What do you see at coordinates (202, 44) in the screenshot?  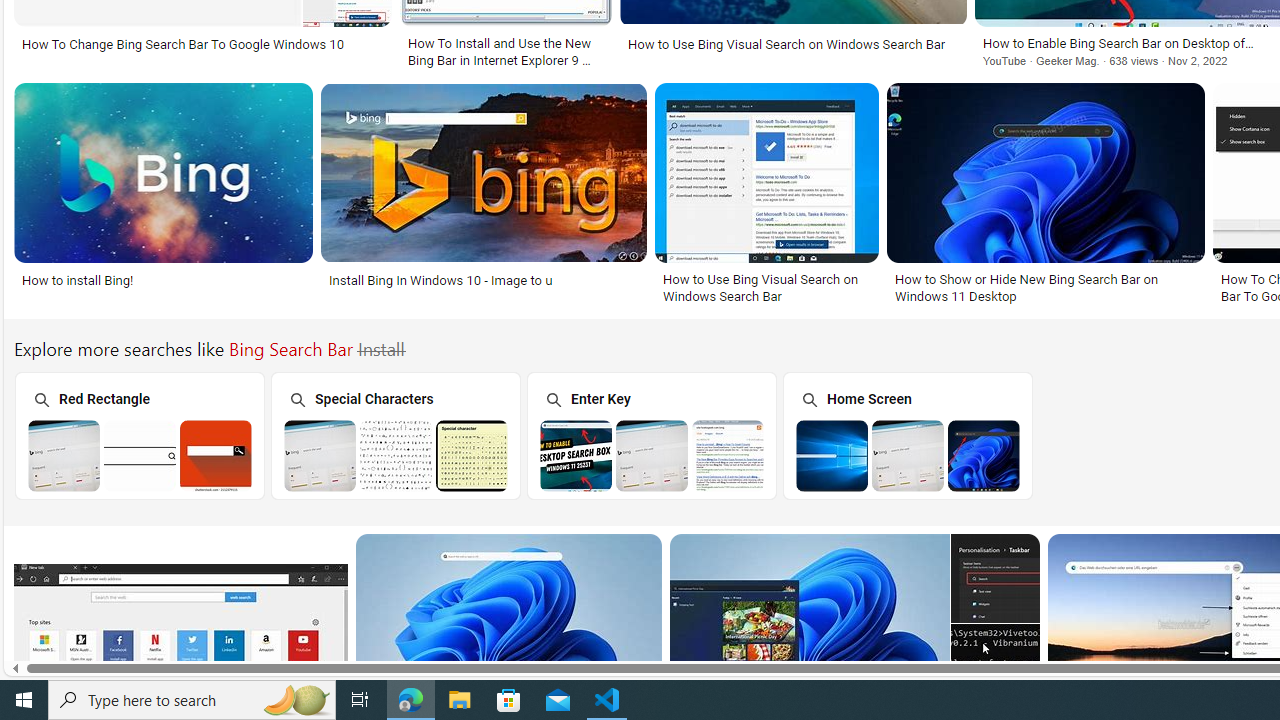 I see `'How To Change Bing Search Bar To Google Windows 10'` at bounding box center [202, 44].